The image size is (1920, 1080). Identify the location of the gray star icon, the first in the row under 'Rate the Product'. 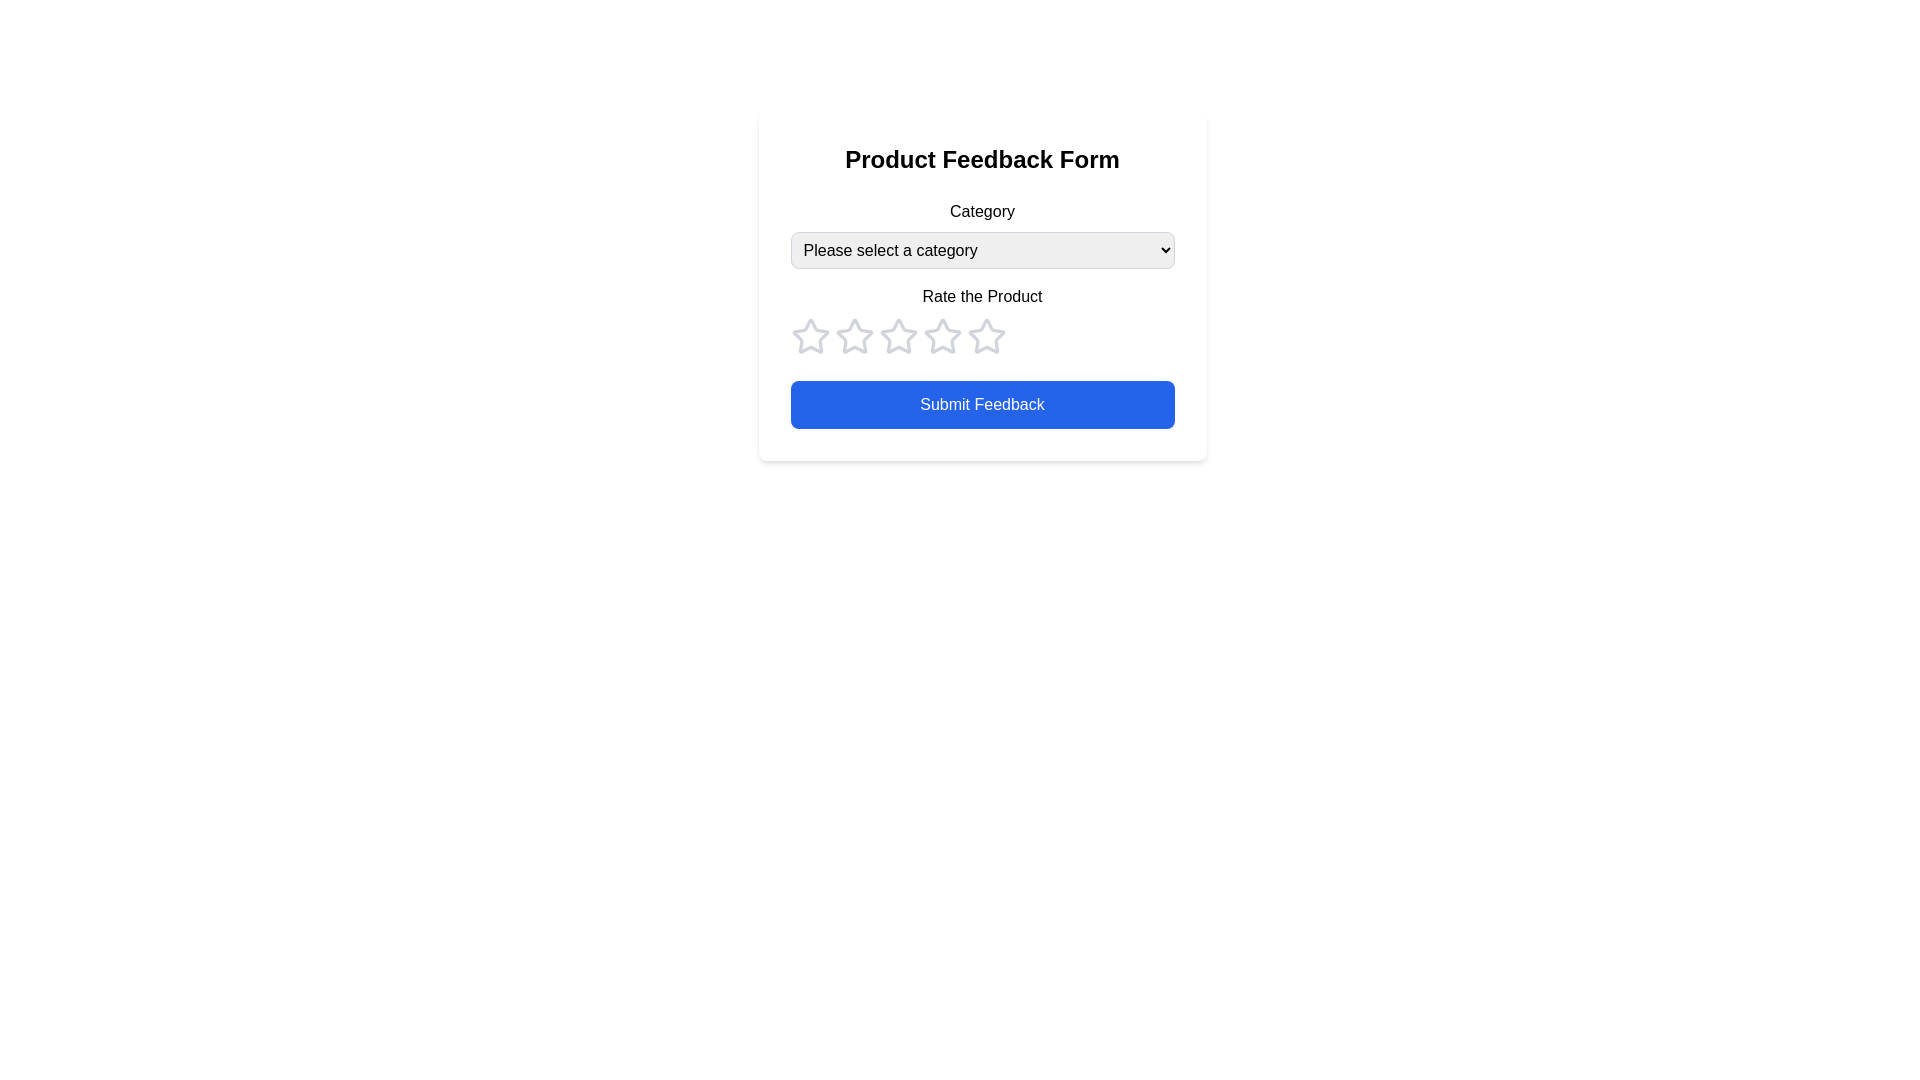
(810, 335).